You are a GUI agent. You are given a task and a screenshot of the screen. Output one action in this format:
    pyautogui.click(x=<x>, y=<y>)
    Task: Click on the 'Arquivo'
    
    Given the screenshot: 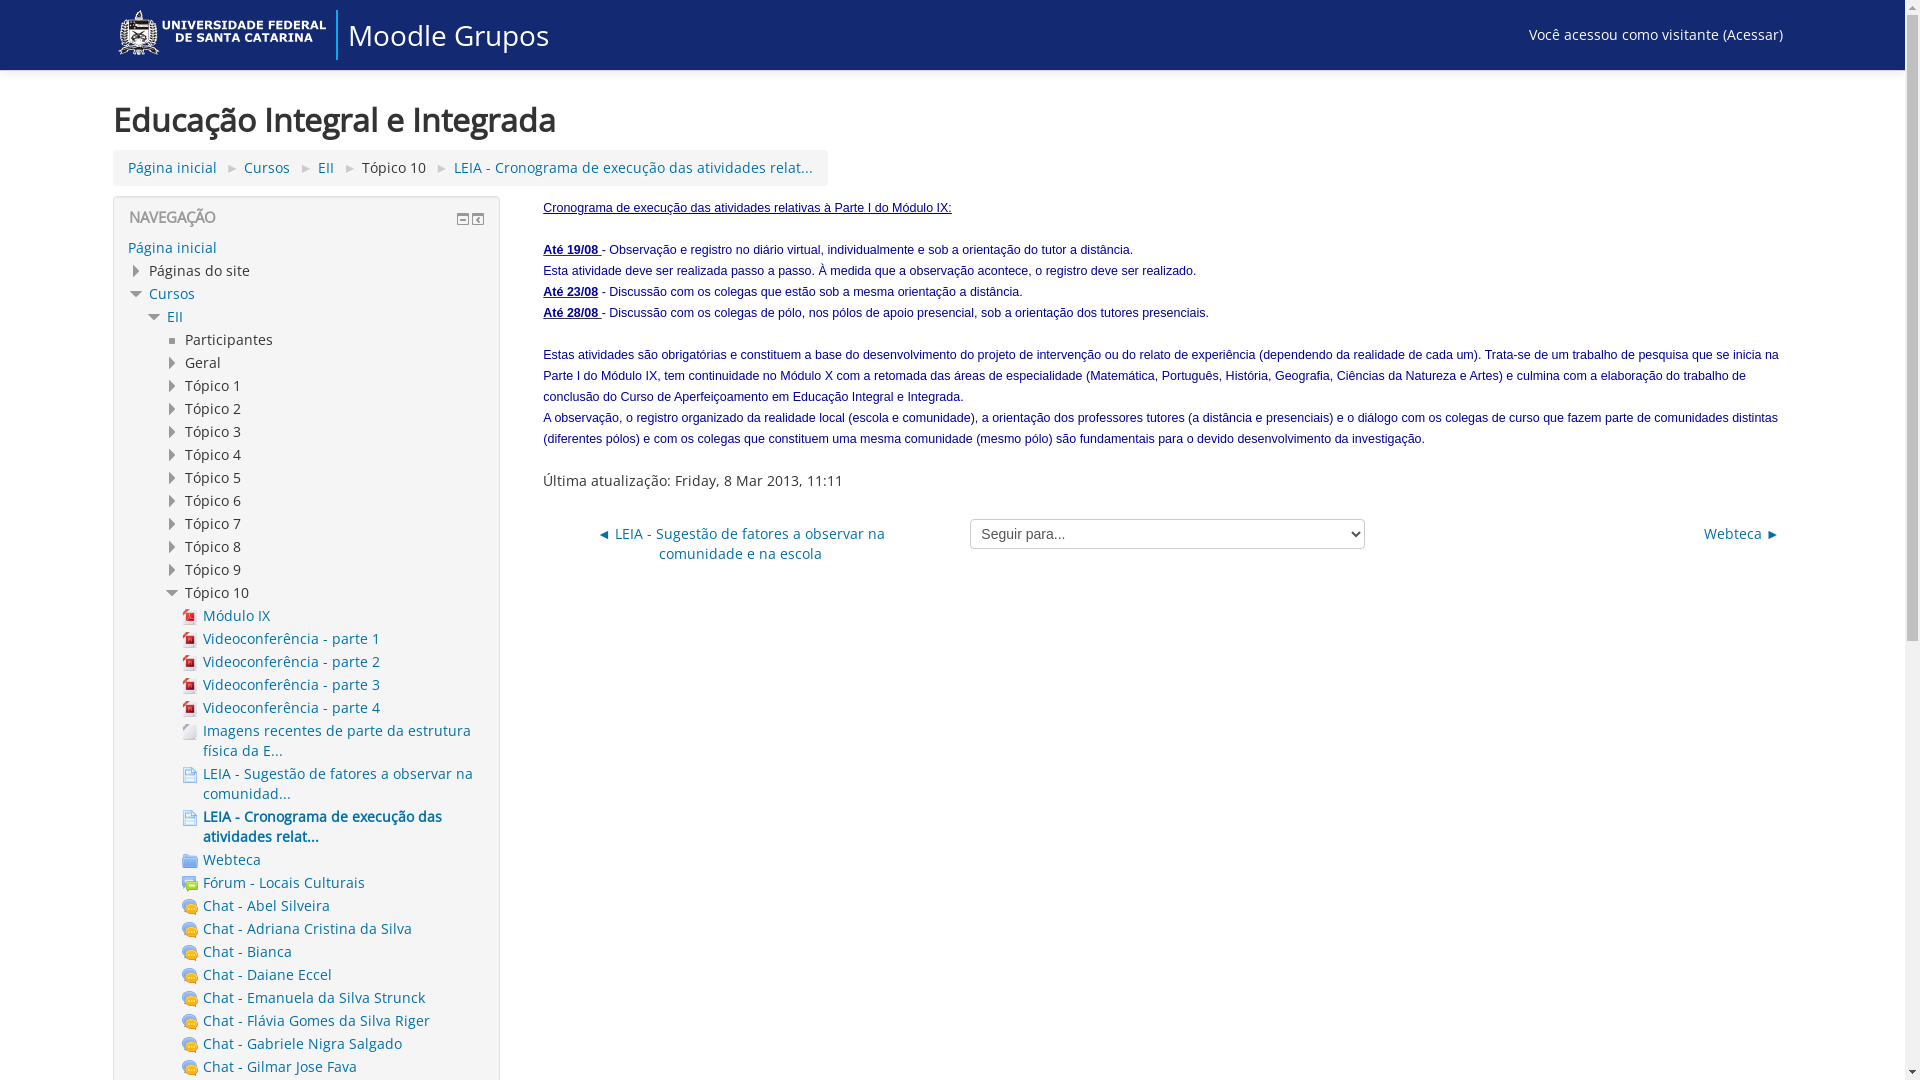 What is the action you would take?
    pyautogui.click(x=182, y=663)
    